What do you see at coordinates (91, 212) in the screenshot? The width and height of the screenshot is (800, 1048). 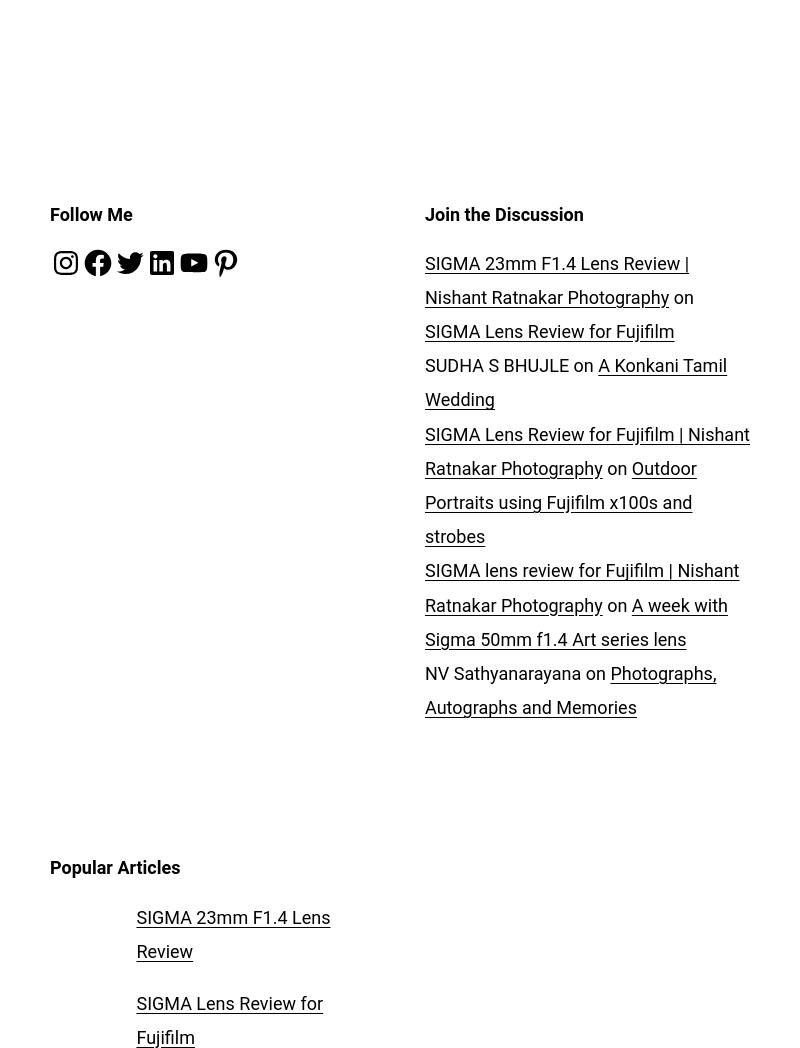 I see `'Follow Me'` at bounding box center [91, 212].